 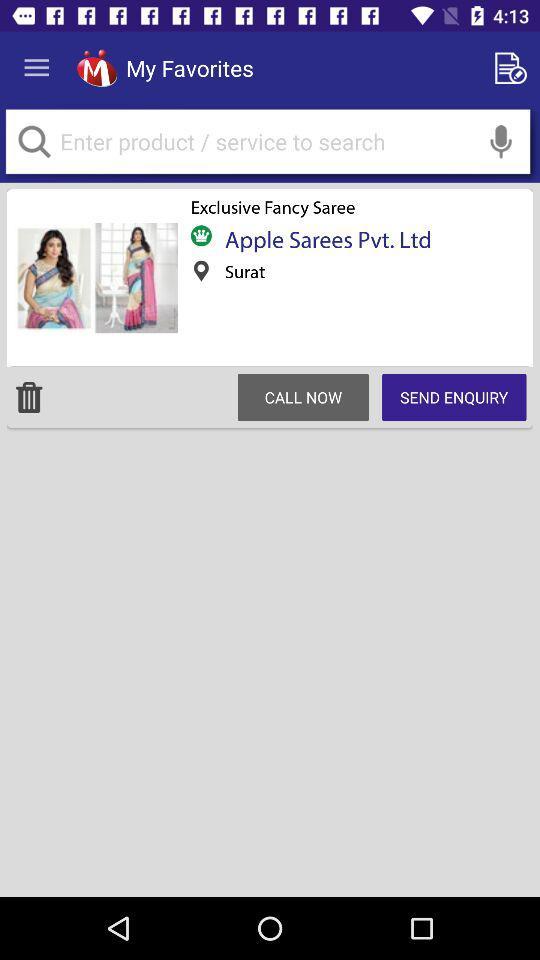 What do you see at coordinates (28, 396) in the screenshot?
I see `delete` at bounding box center [28, 396].